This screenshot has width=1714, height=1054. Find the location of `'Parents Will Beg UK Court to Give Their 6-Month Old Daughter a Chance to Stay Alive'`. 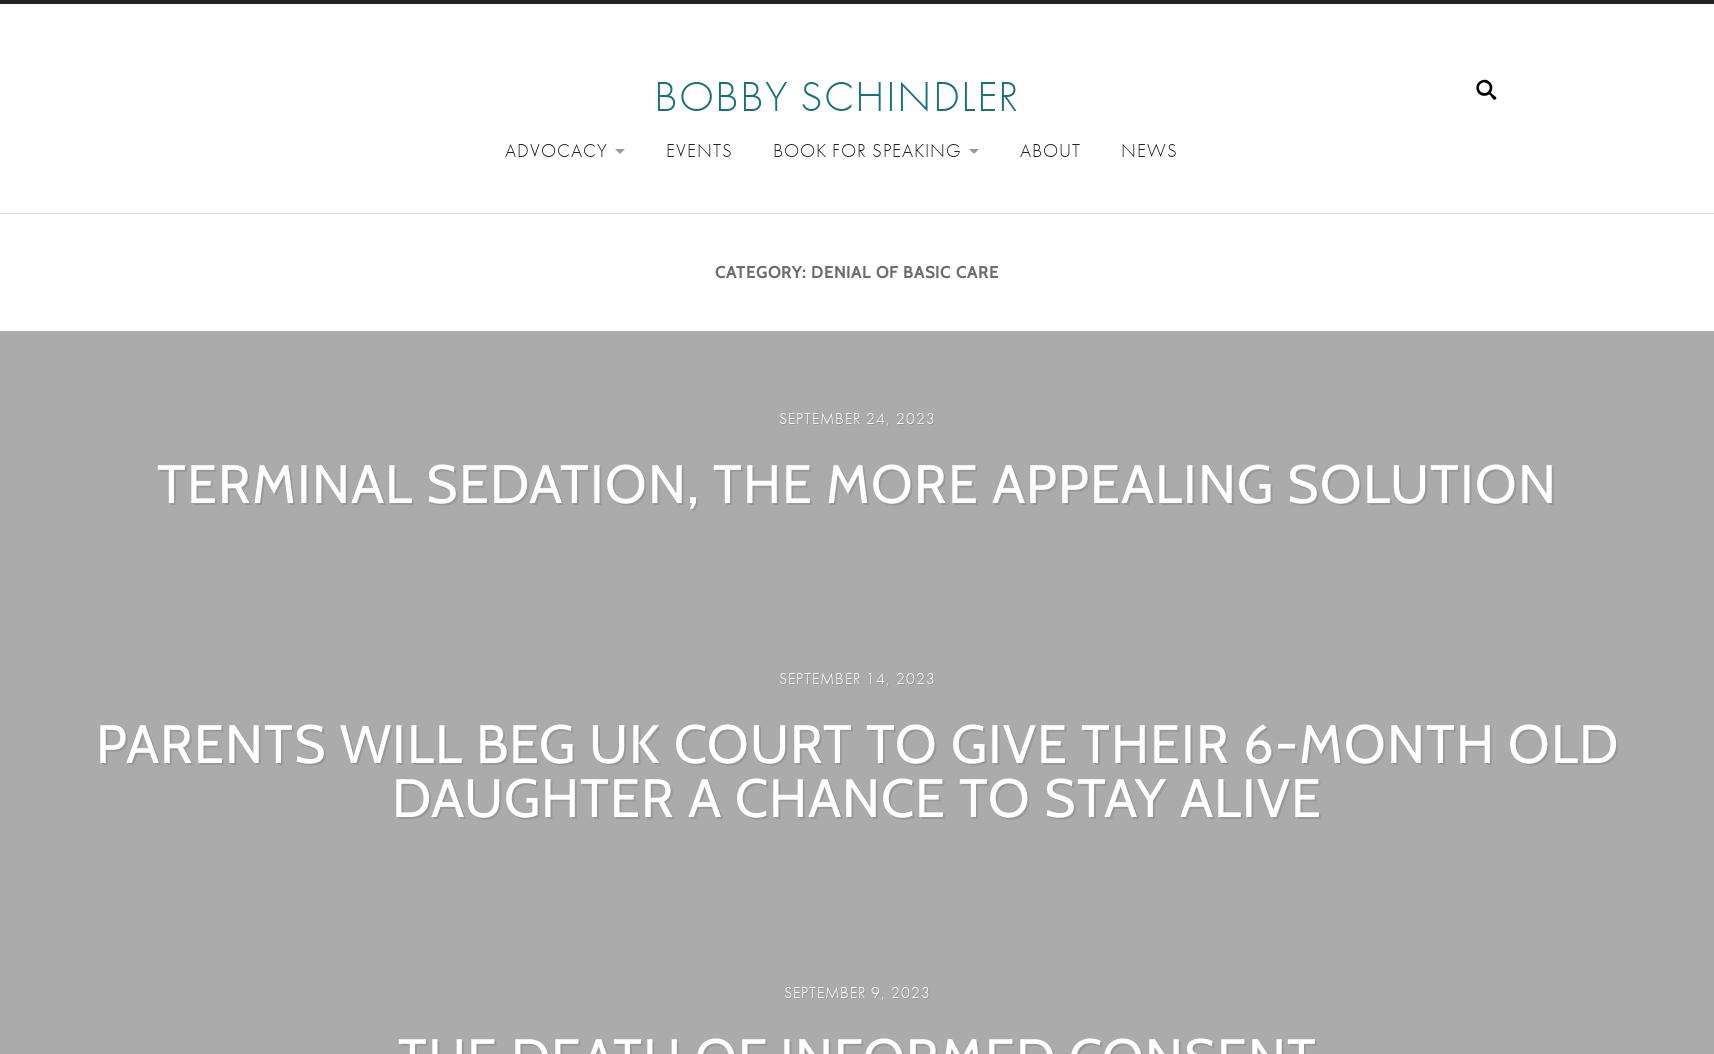

'Parents Will Beg UK Court to Give Their 6-Month Old Daughter a Chance to Stay Alive' is located at coordinates (856, 770).